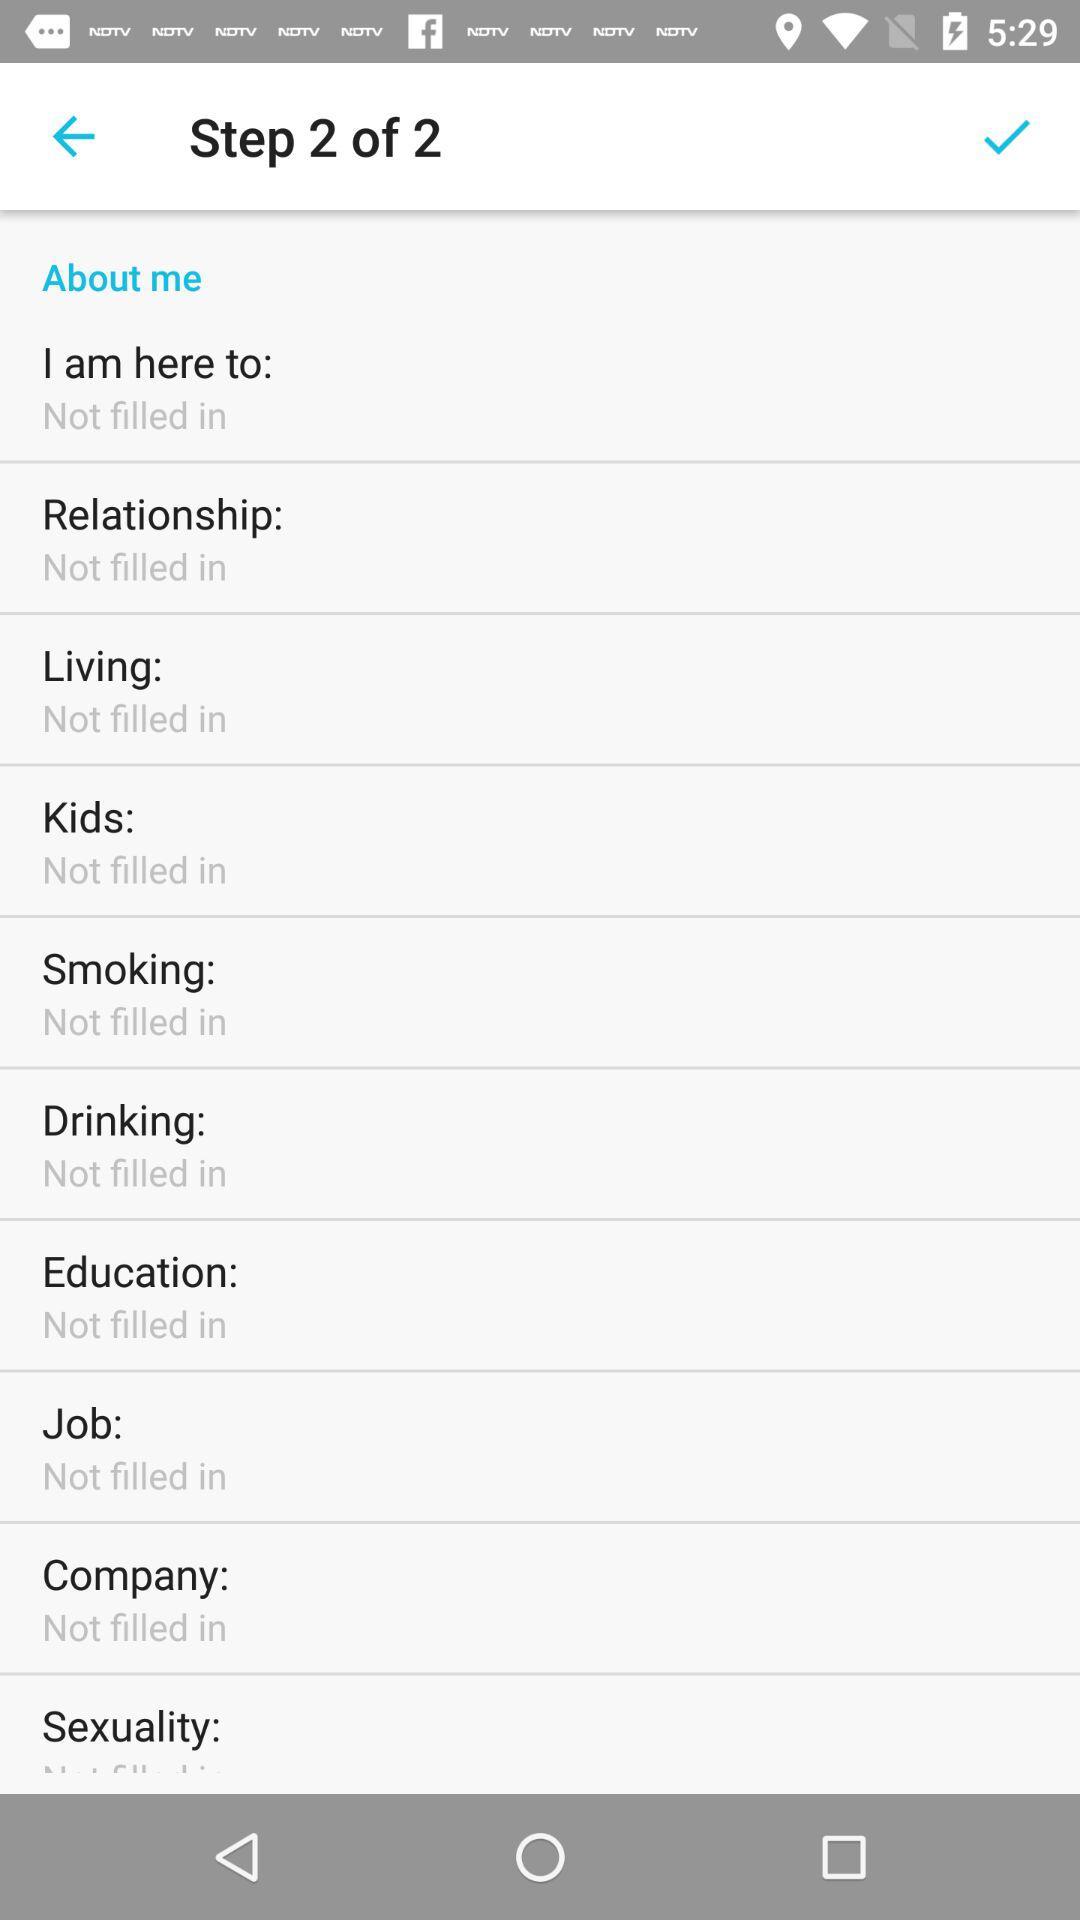 This screenshot has height=1920, width=1080. What do you see at coordinates (72, 135) in the screenshot?
I see `the icon above about me` at bounding box center [72, 135].